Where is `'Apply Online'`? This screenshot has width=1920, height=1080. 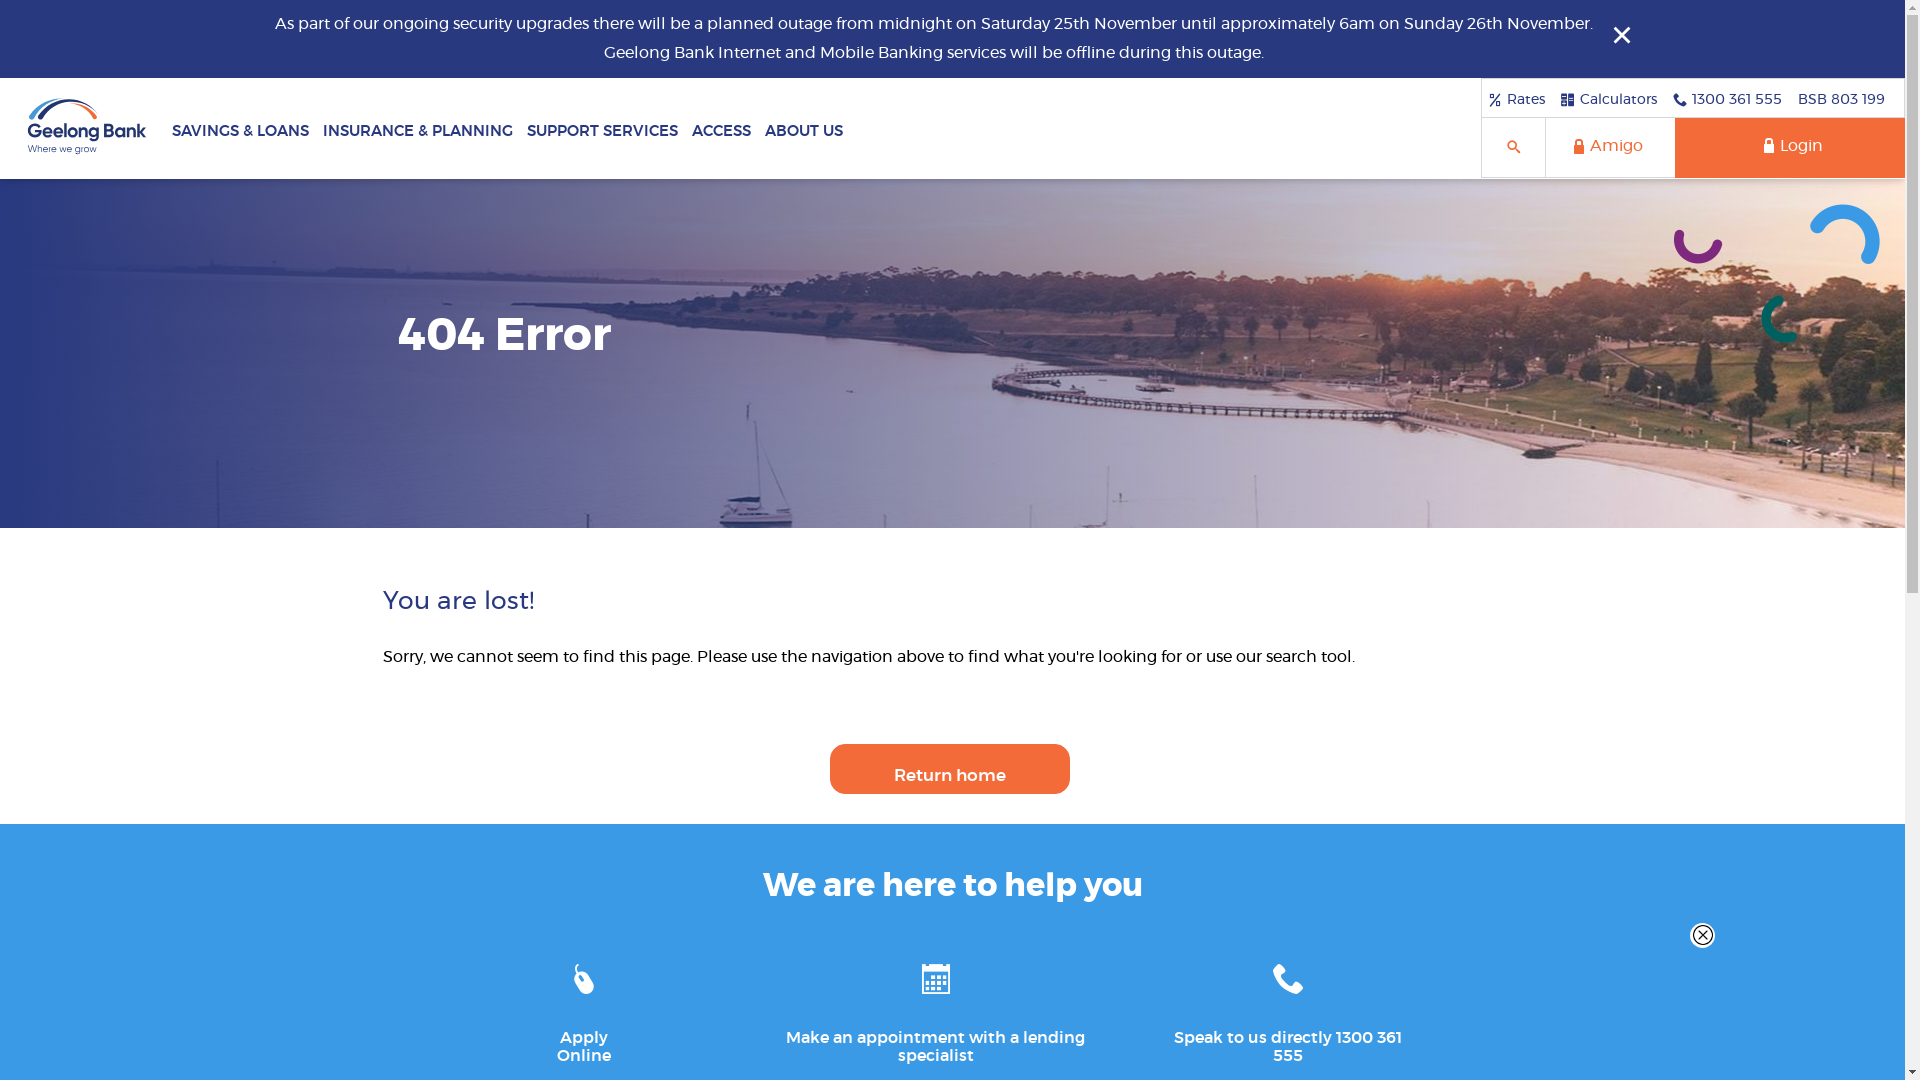
'Apply Online' is located at coordinates (531, 1006).